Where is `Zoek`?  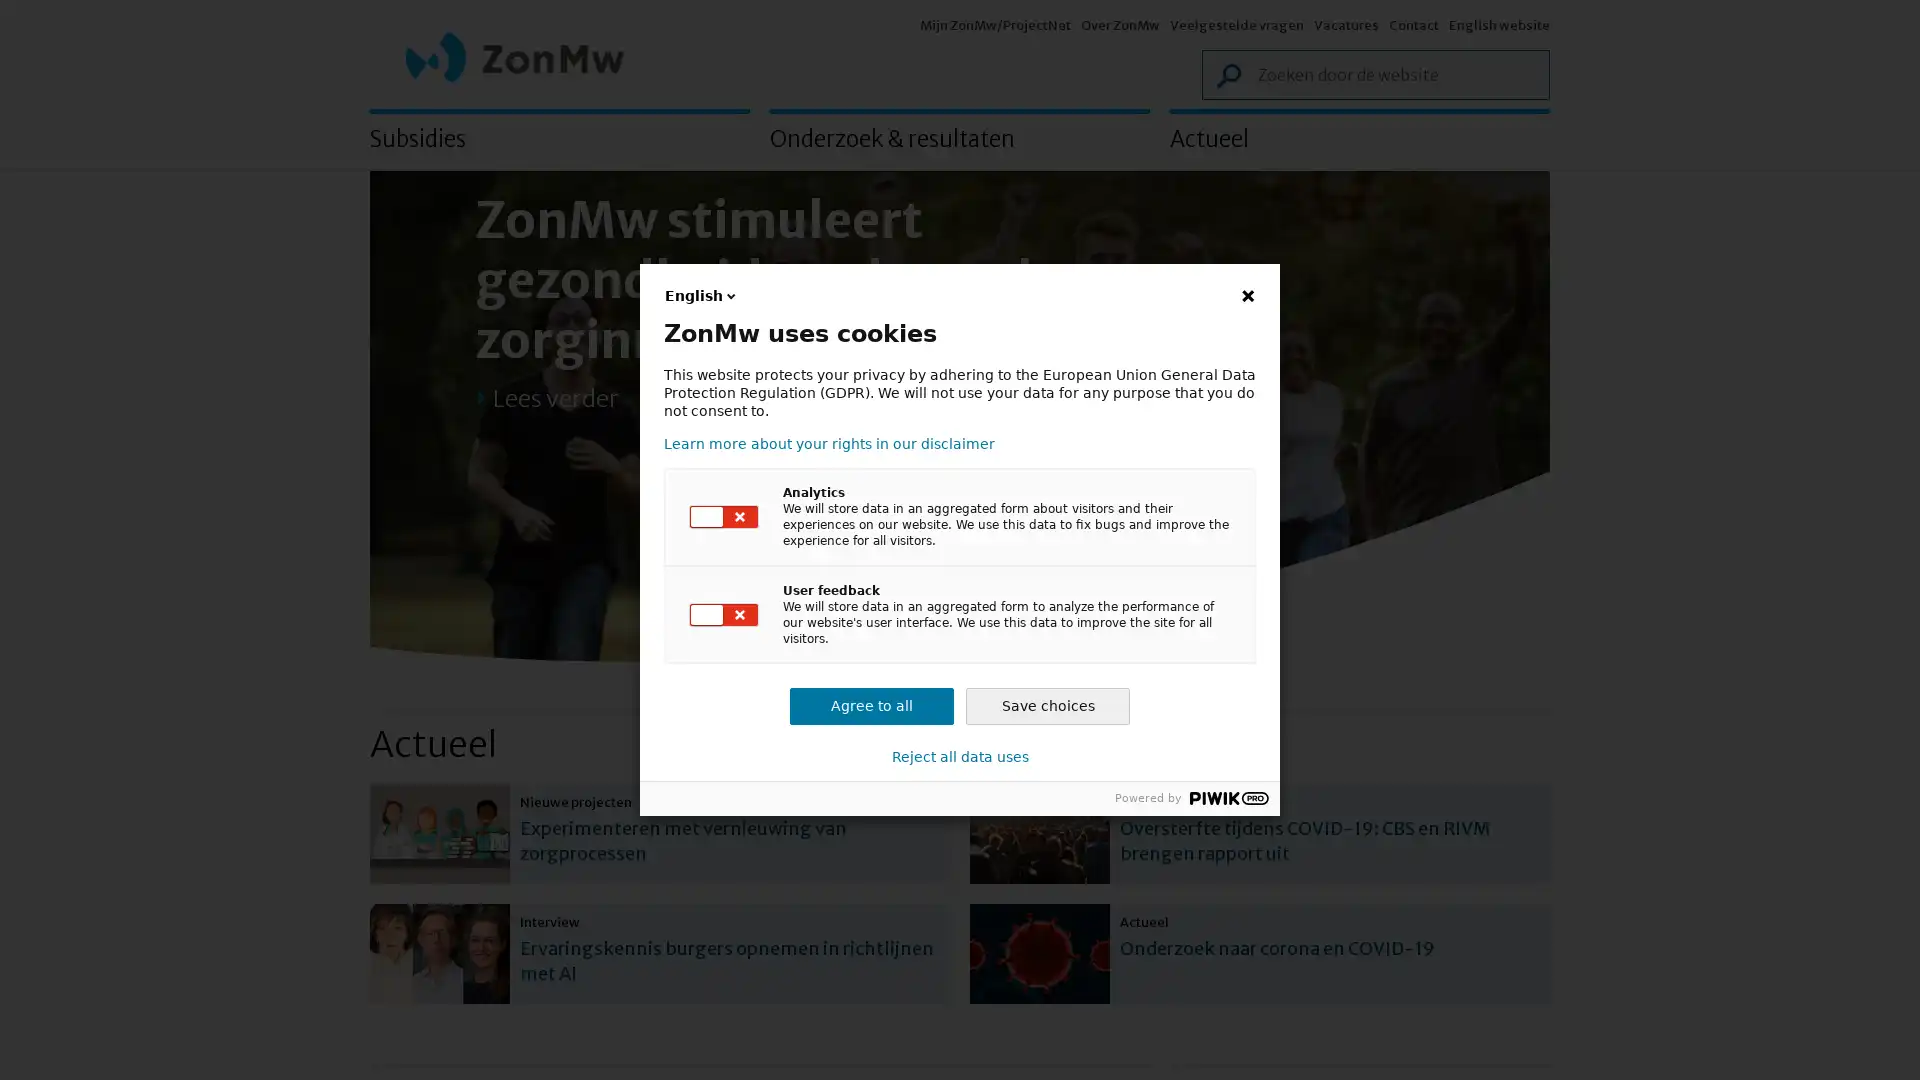 Zoek is located at coordinates (1196, 75).